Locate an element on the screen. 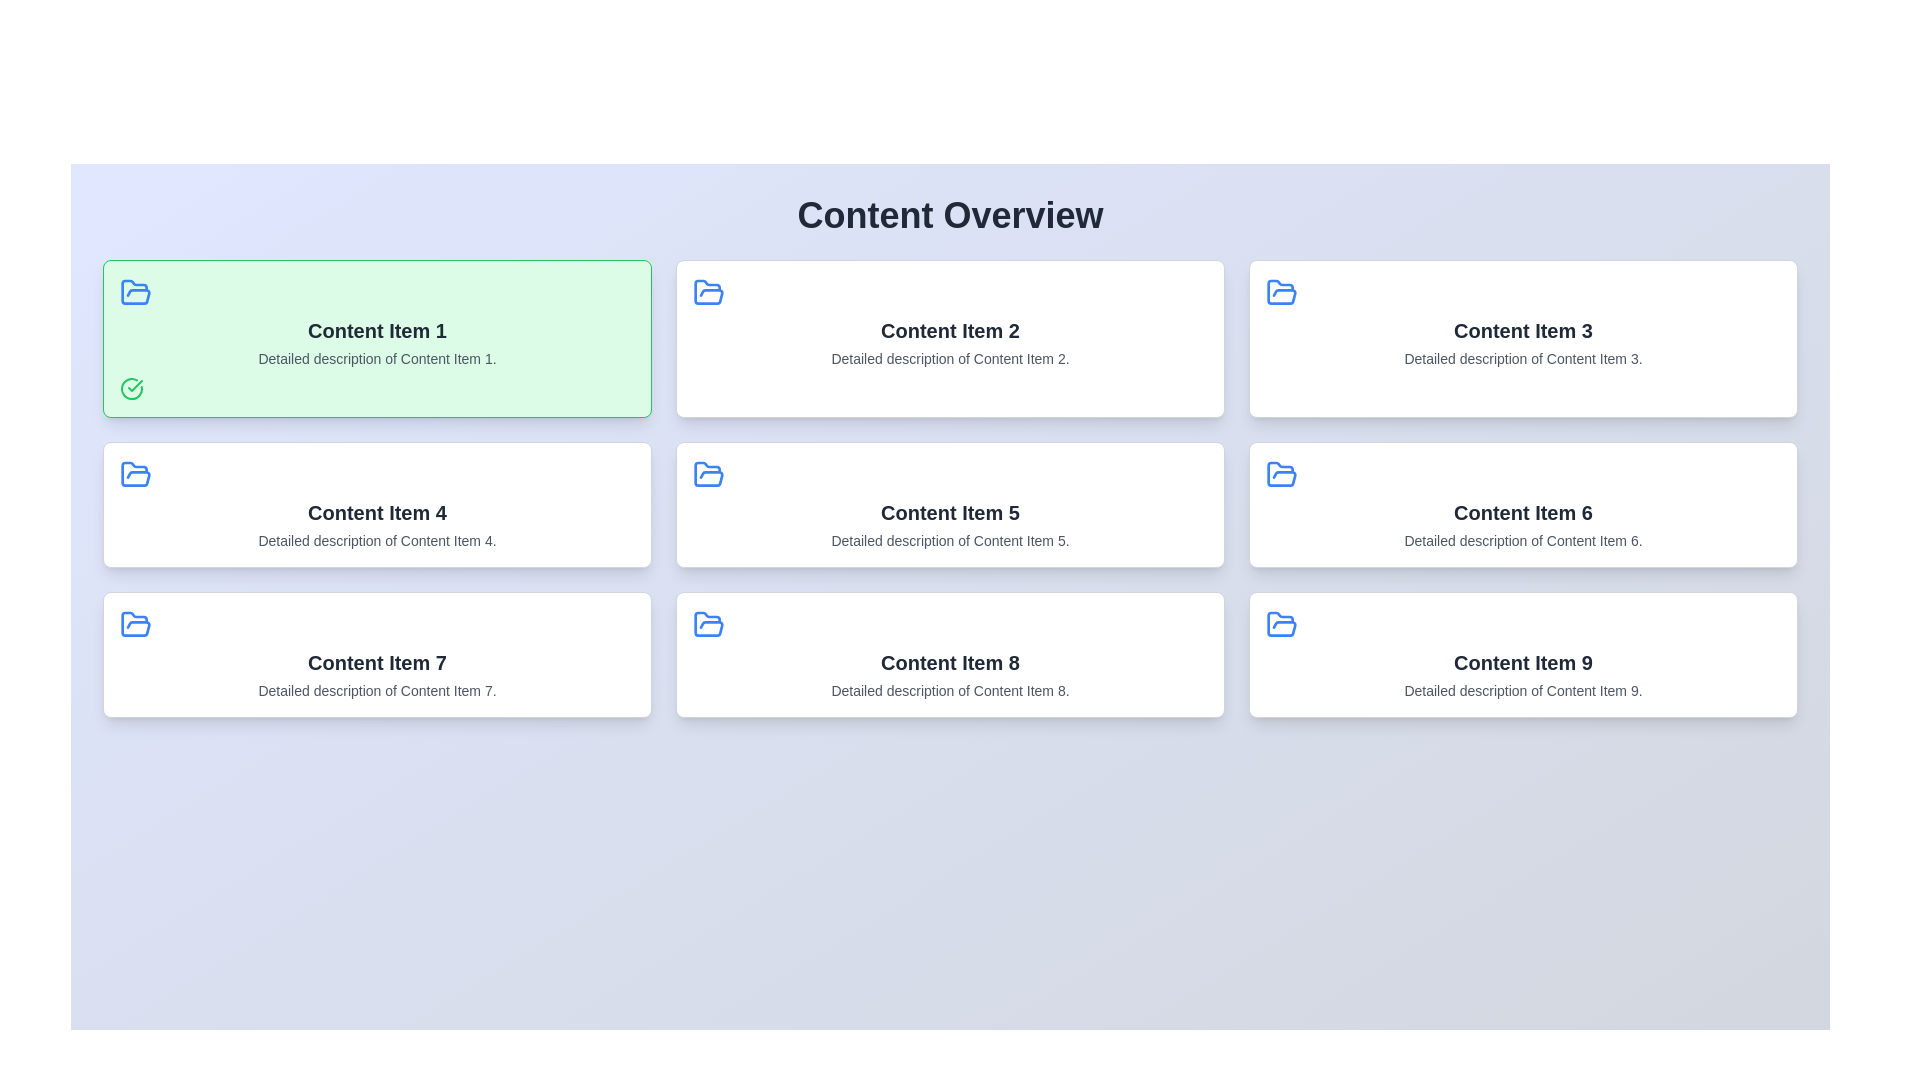  the card in the first row and third column of the grid under 'Content Overview' is located at coordinates (1522, 338).